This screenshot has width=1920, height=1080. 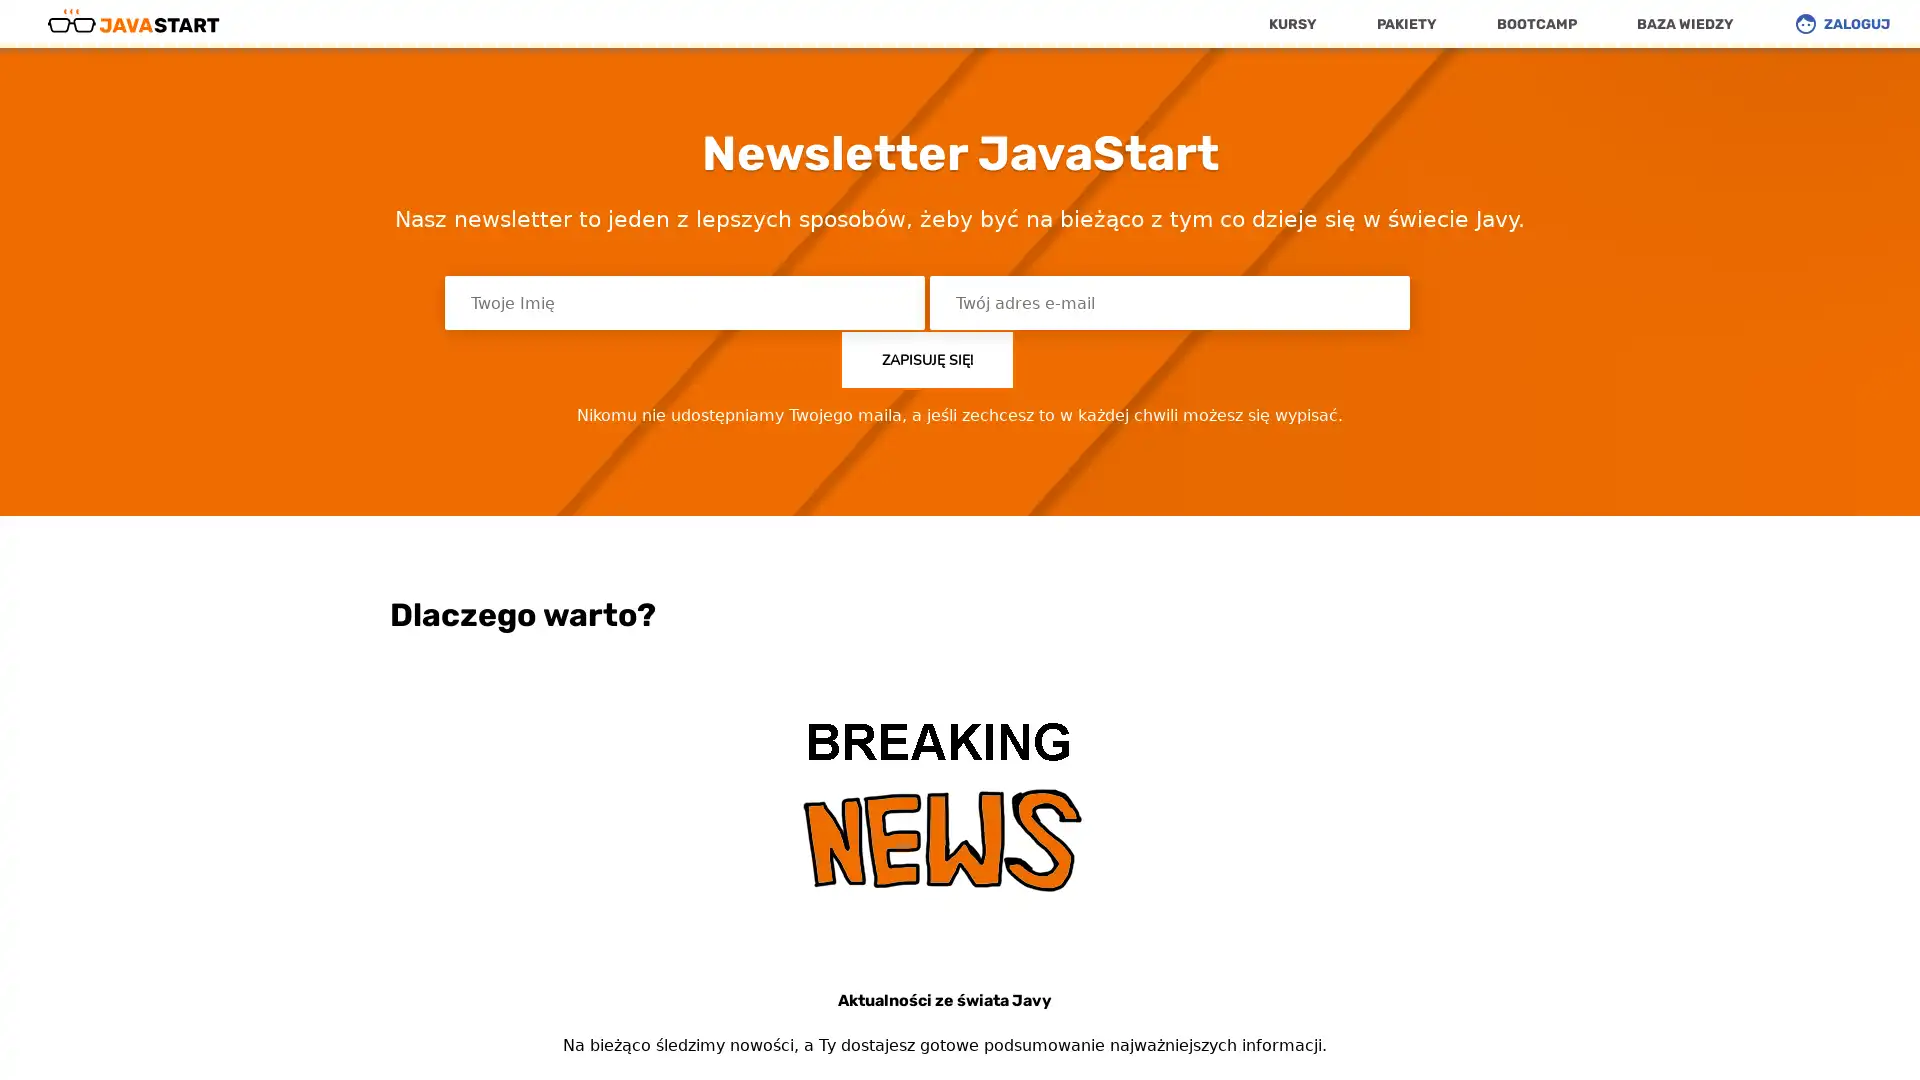 I want to click on ZAPISUJE SIE!, so click(x=926, y=358).